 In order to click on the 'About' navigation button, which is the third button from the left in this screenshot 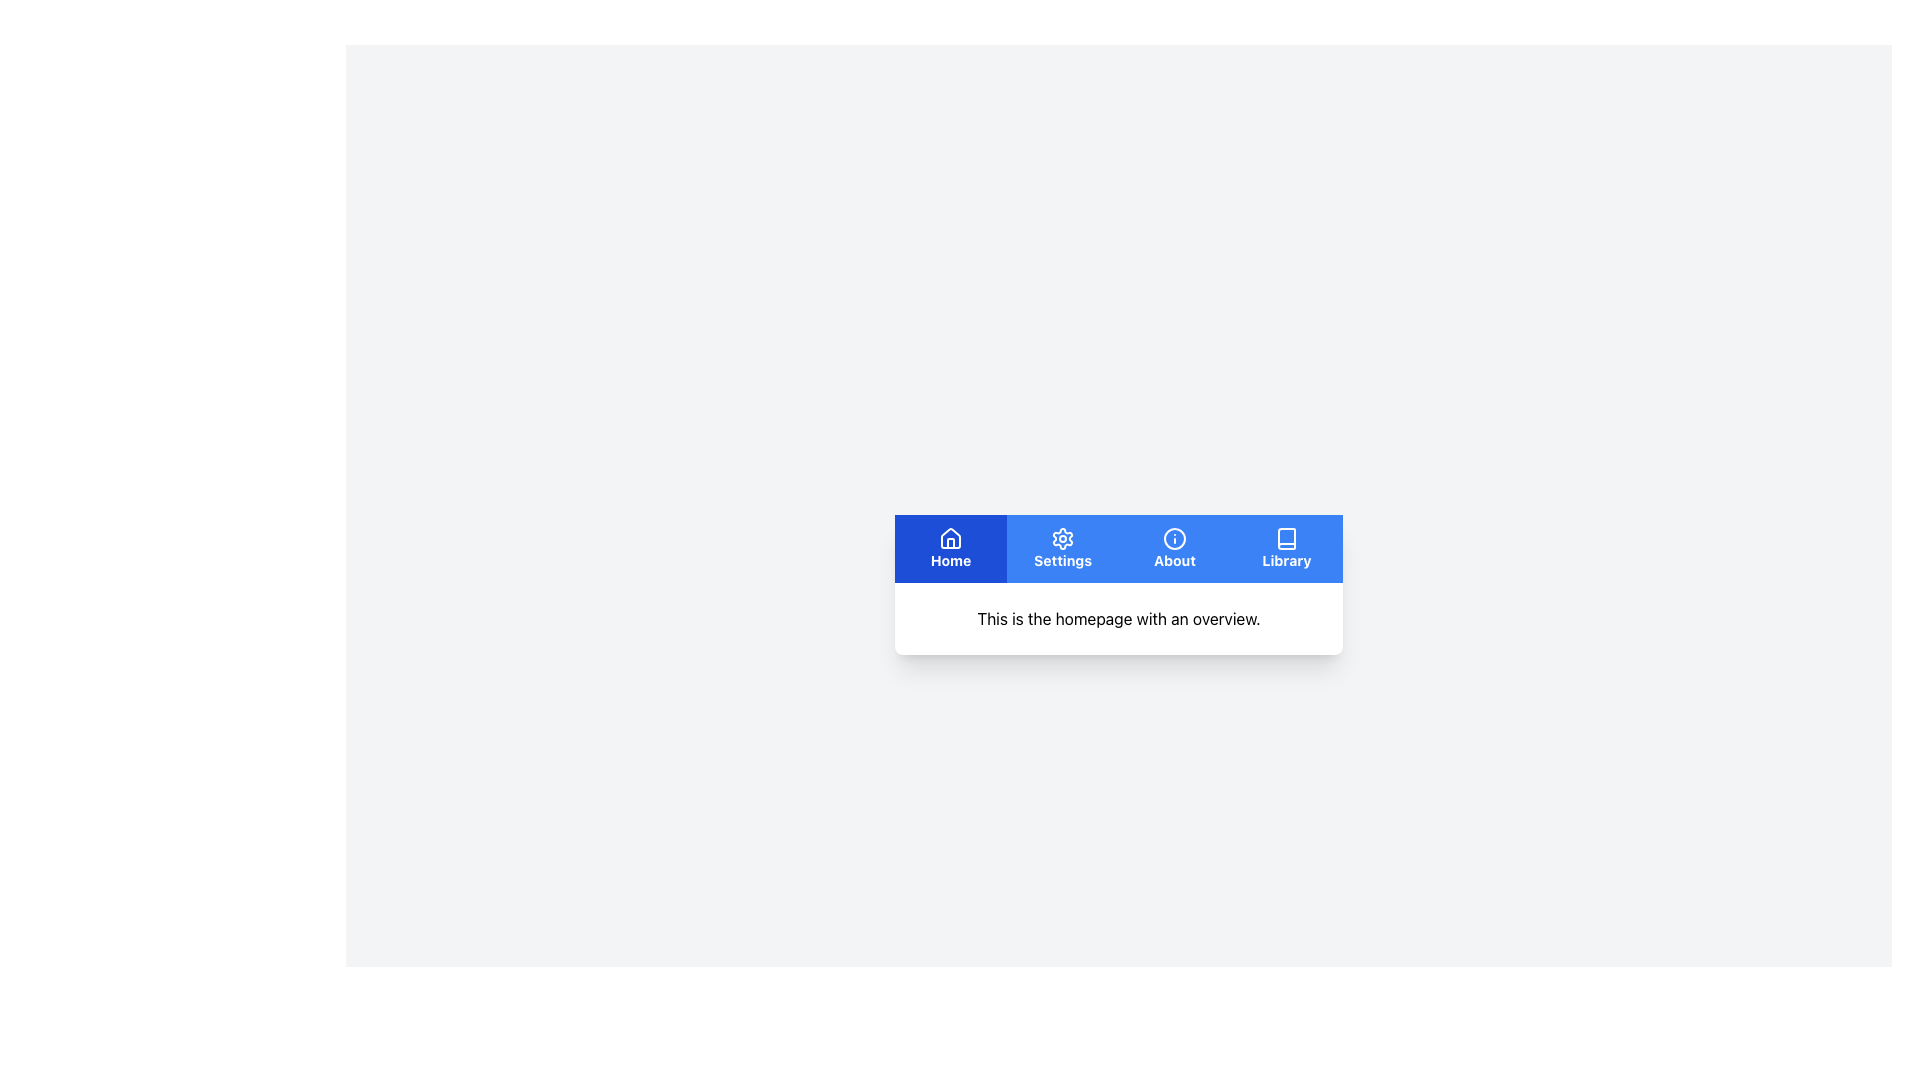, I will do `click(1175, 548)`.